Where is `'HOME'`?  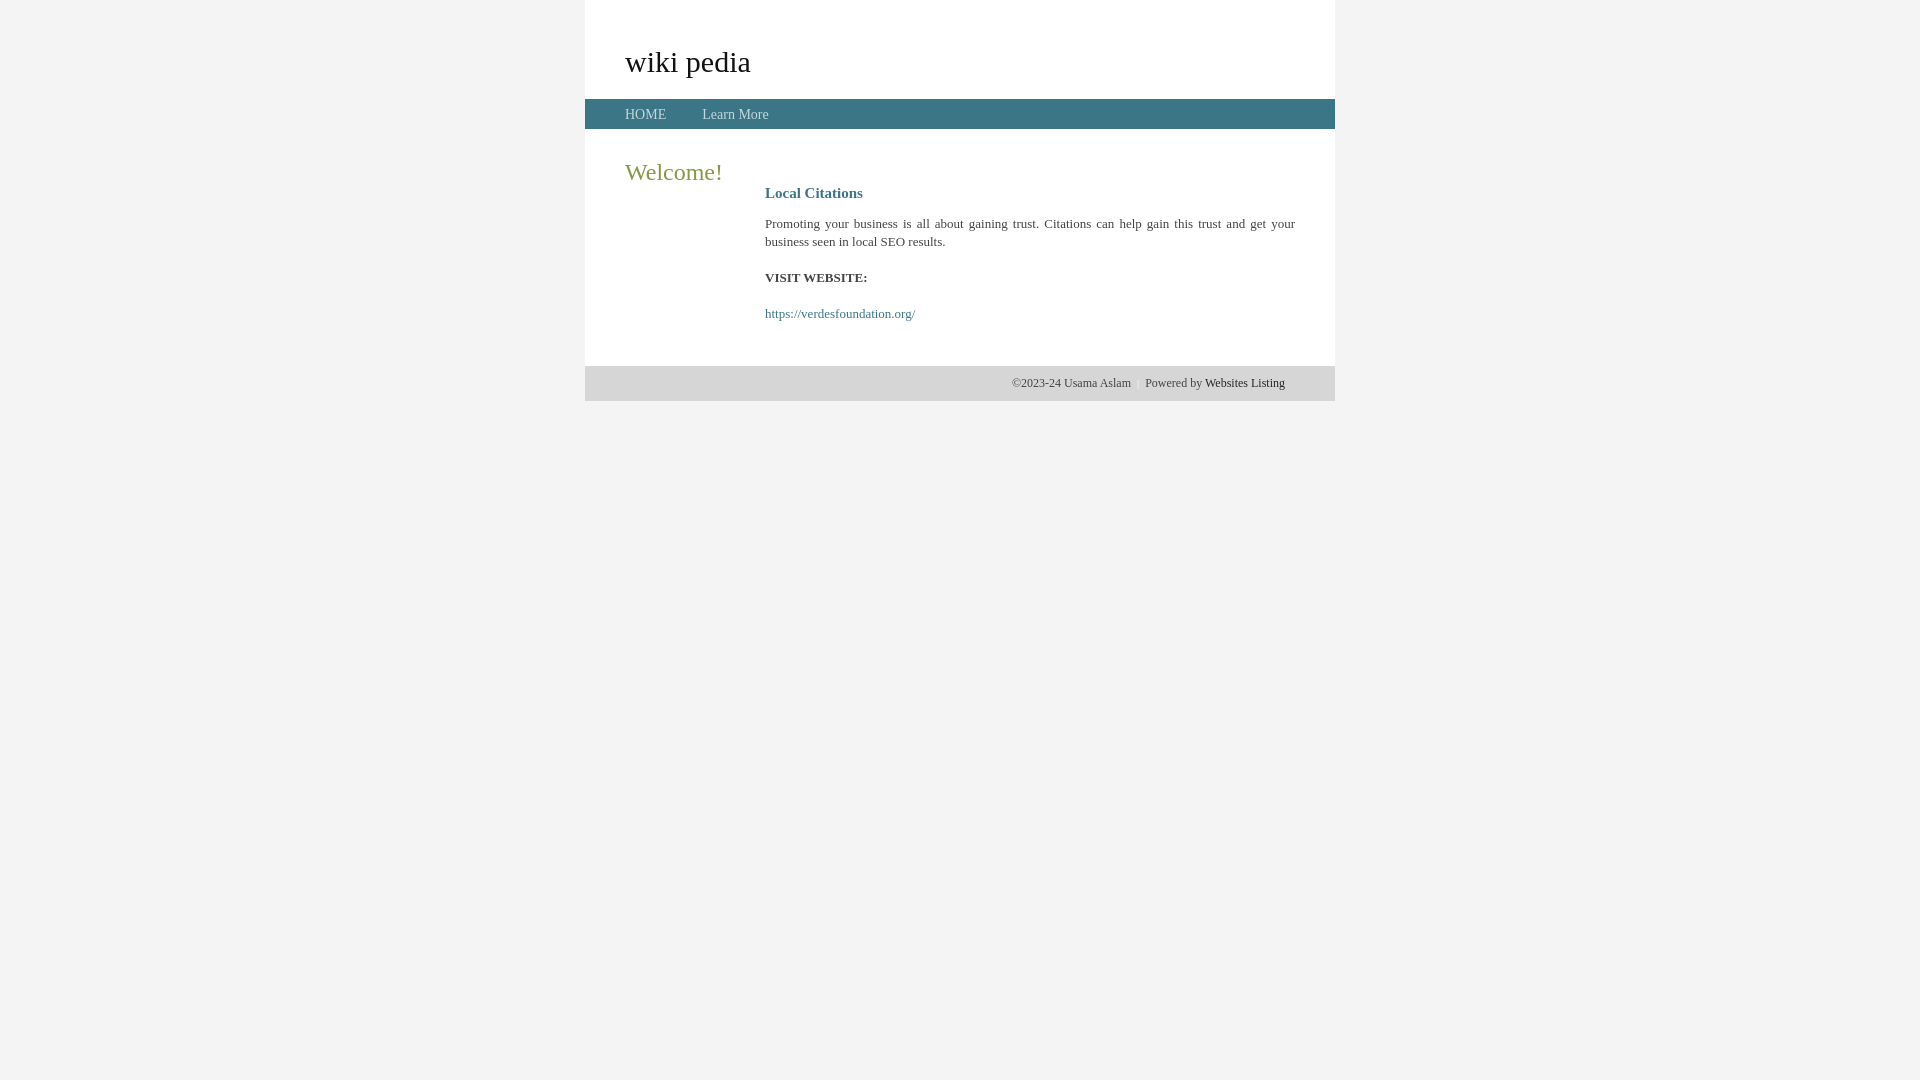 'HOME' is located at coordinates (645, 114).